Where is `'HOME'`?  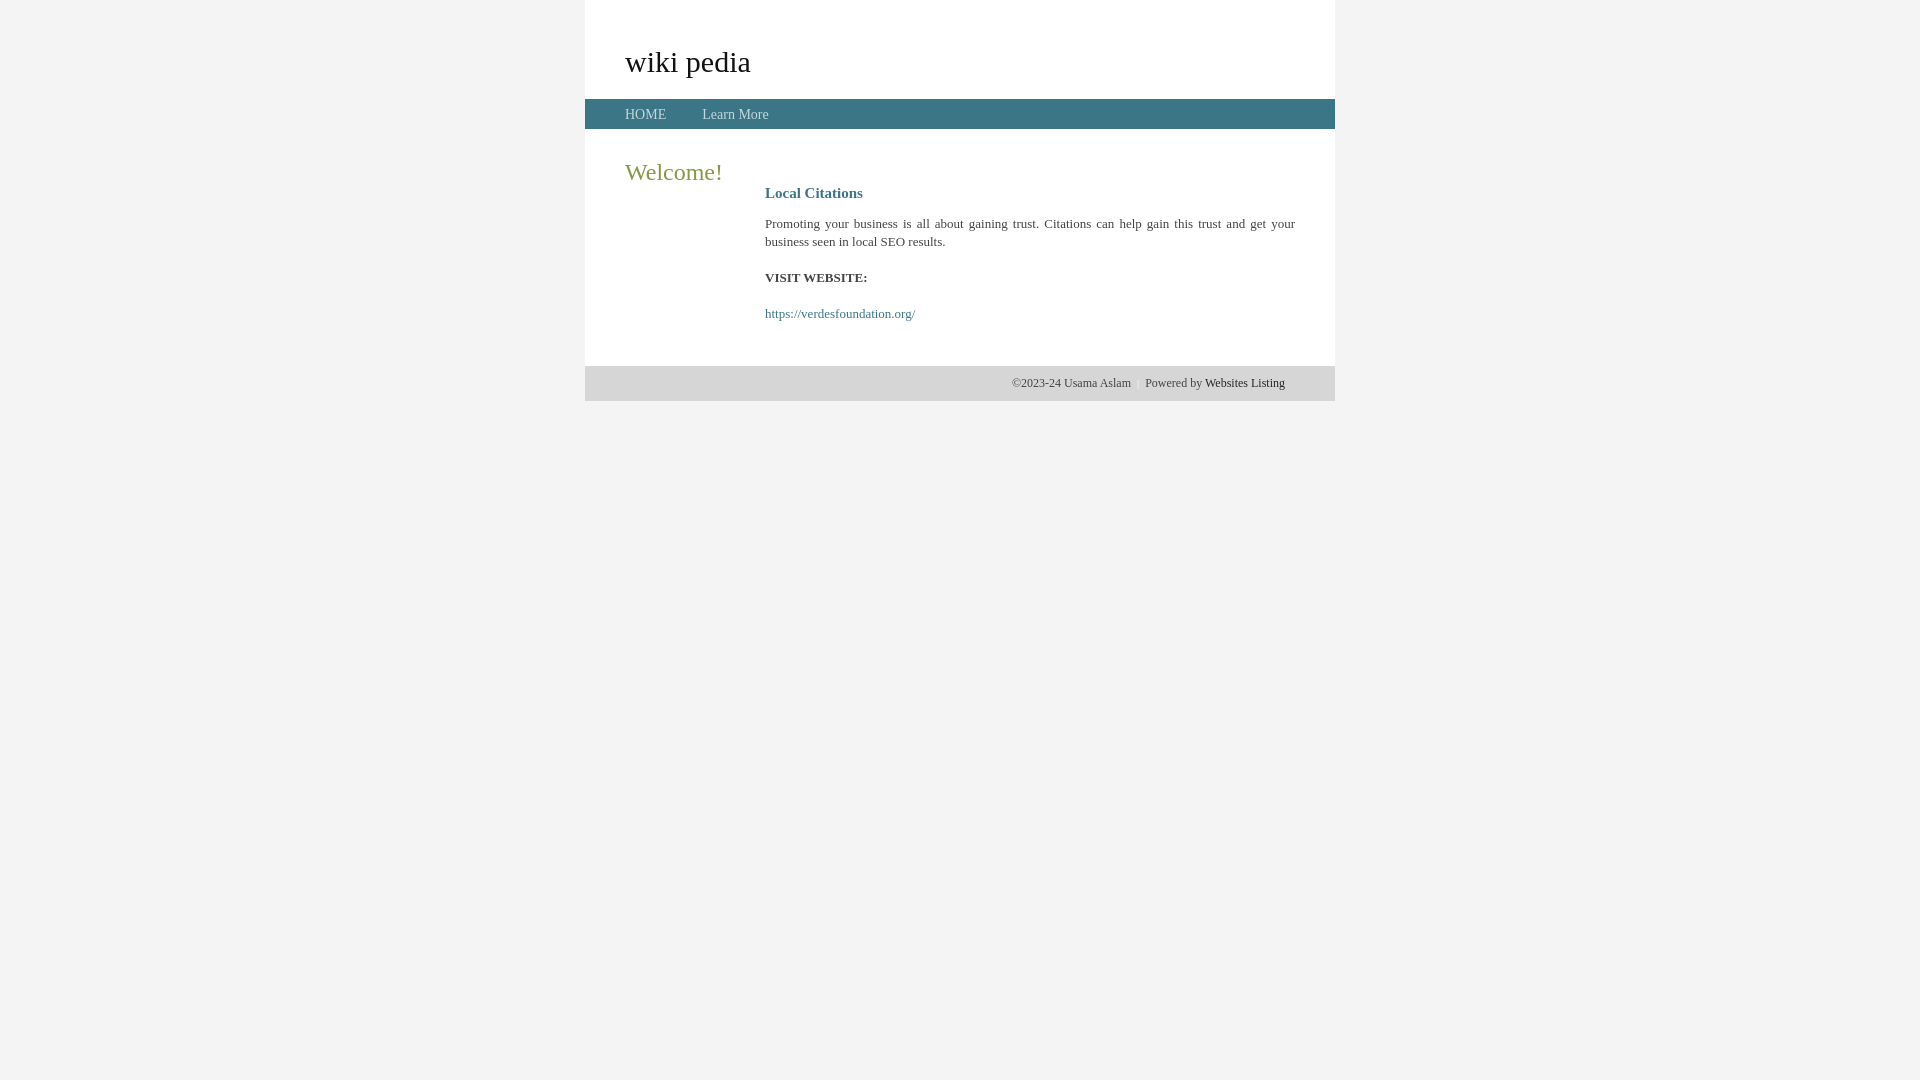 'HOME' is located at coordinates (645, 114).